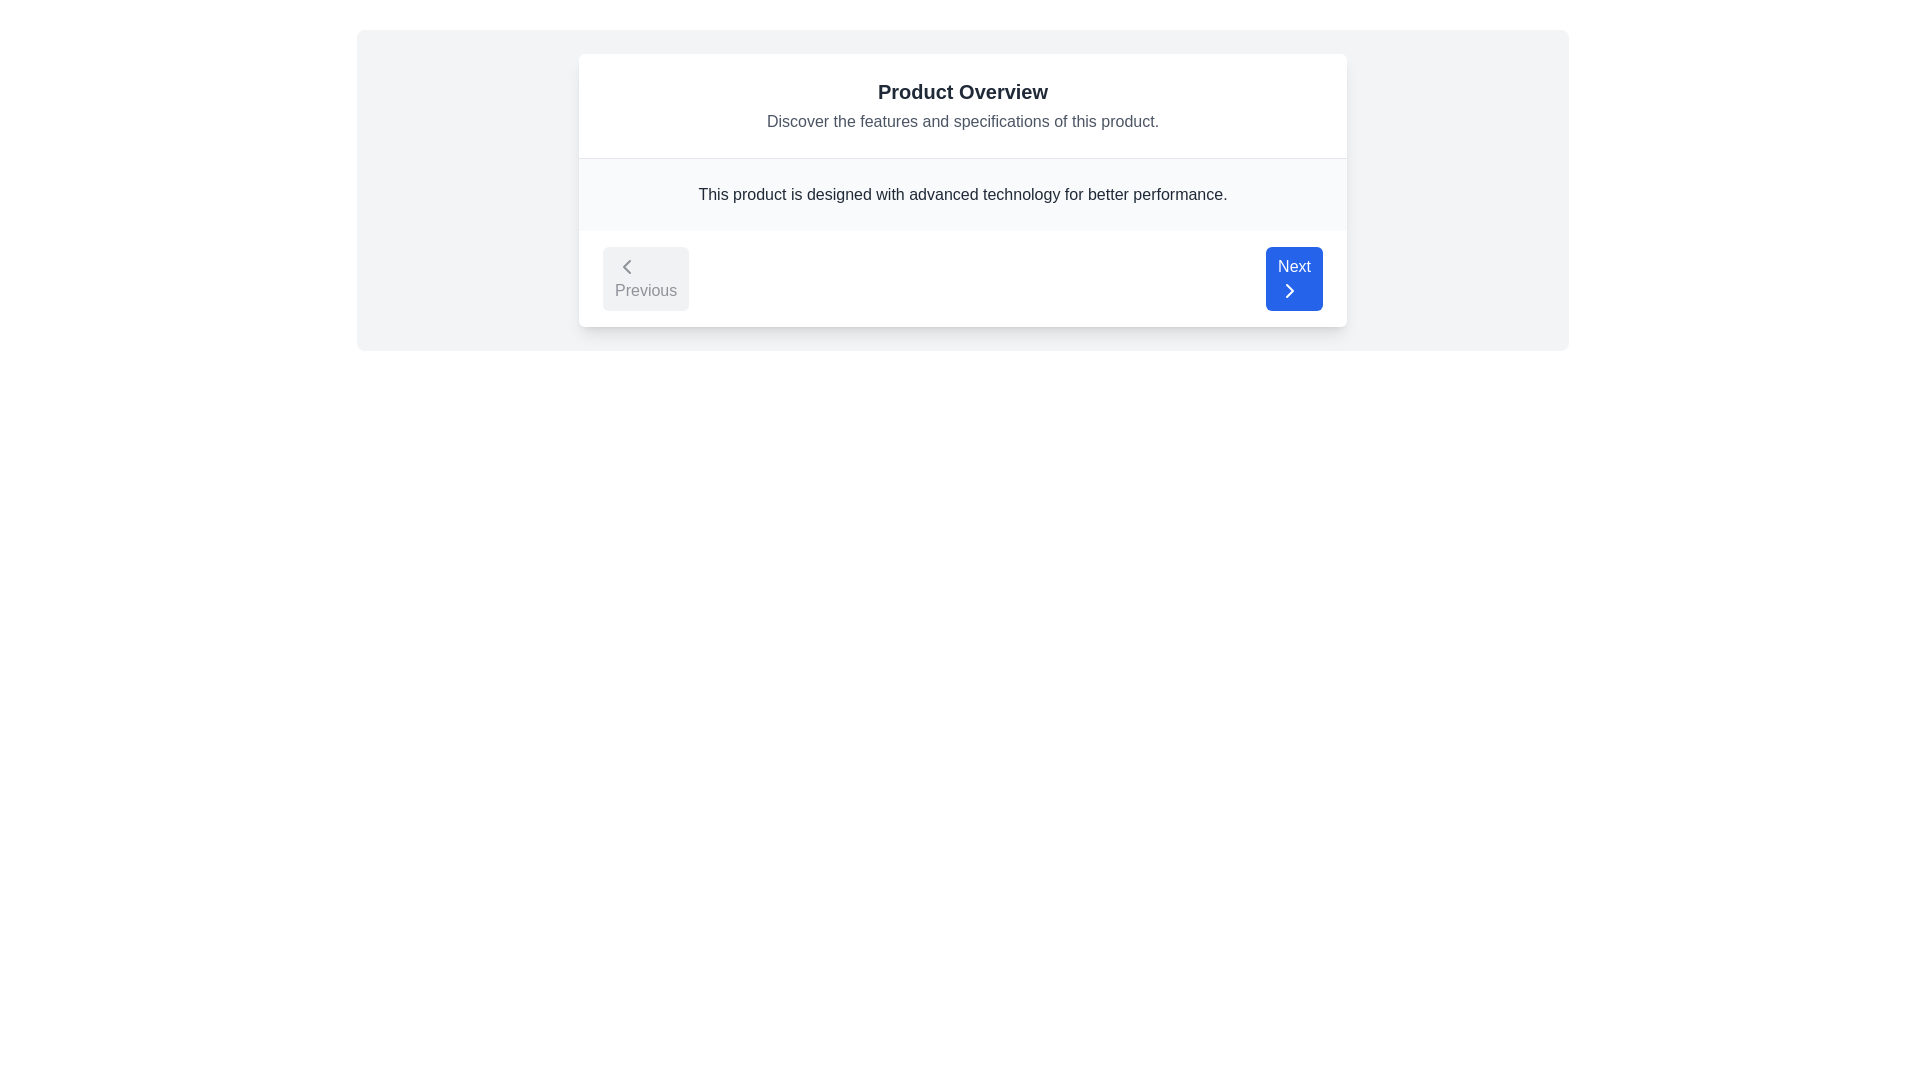  Describe the element at coordinates (963, 122) in the screenshot. I see `the text block element that reads 'Discover the features and specifications of this product.' which is located directly under the bolded title 'Product Overview'` at that location.